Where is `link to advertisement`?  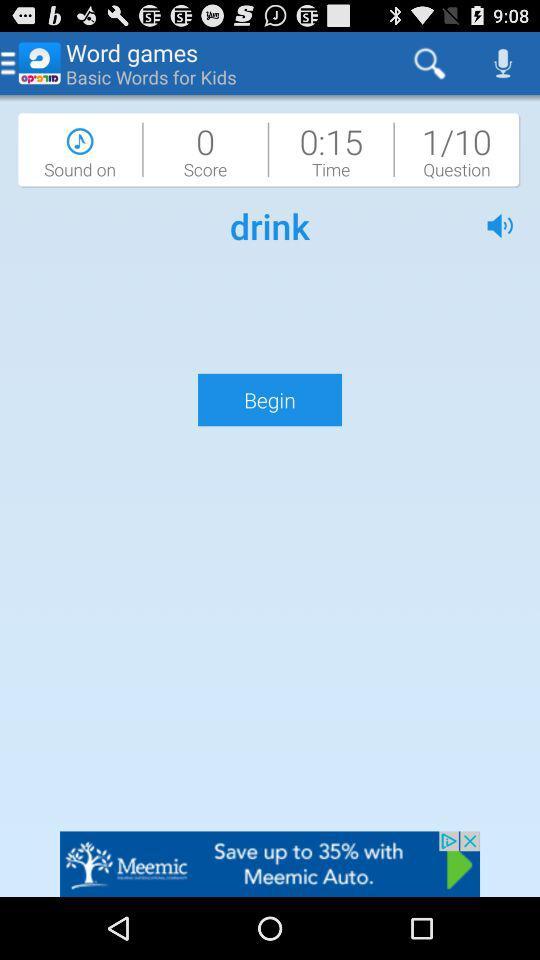
link to advertisement is located at coordinates (270, 863).